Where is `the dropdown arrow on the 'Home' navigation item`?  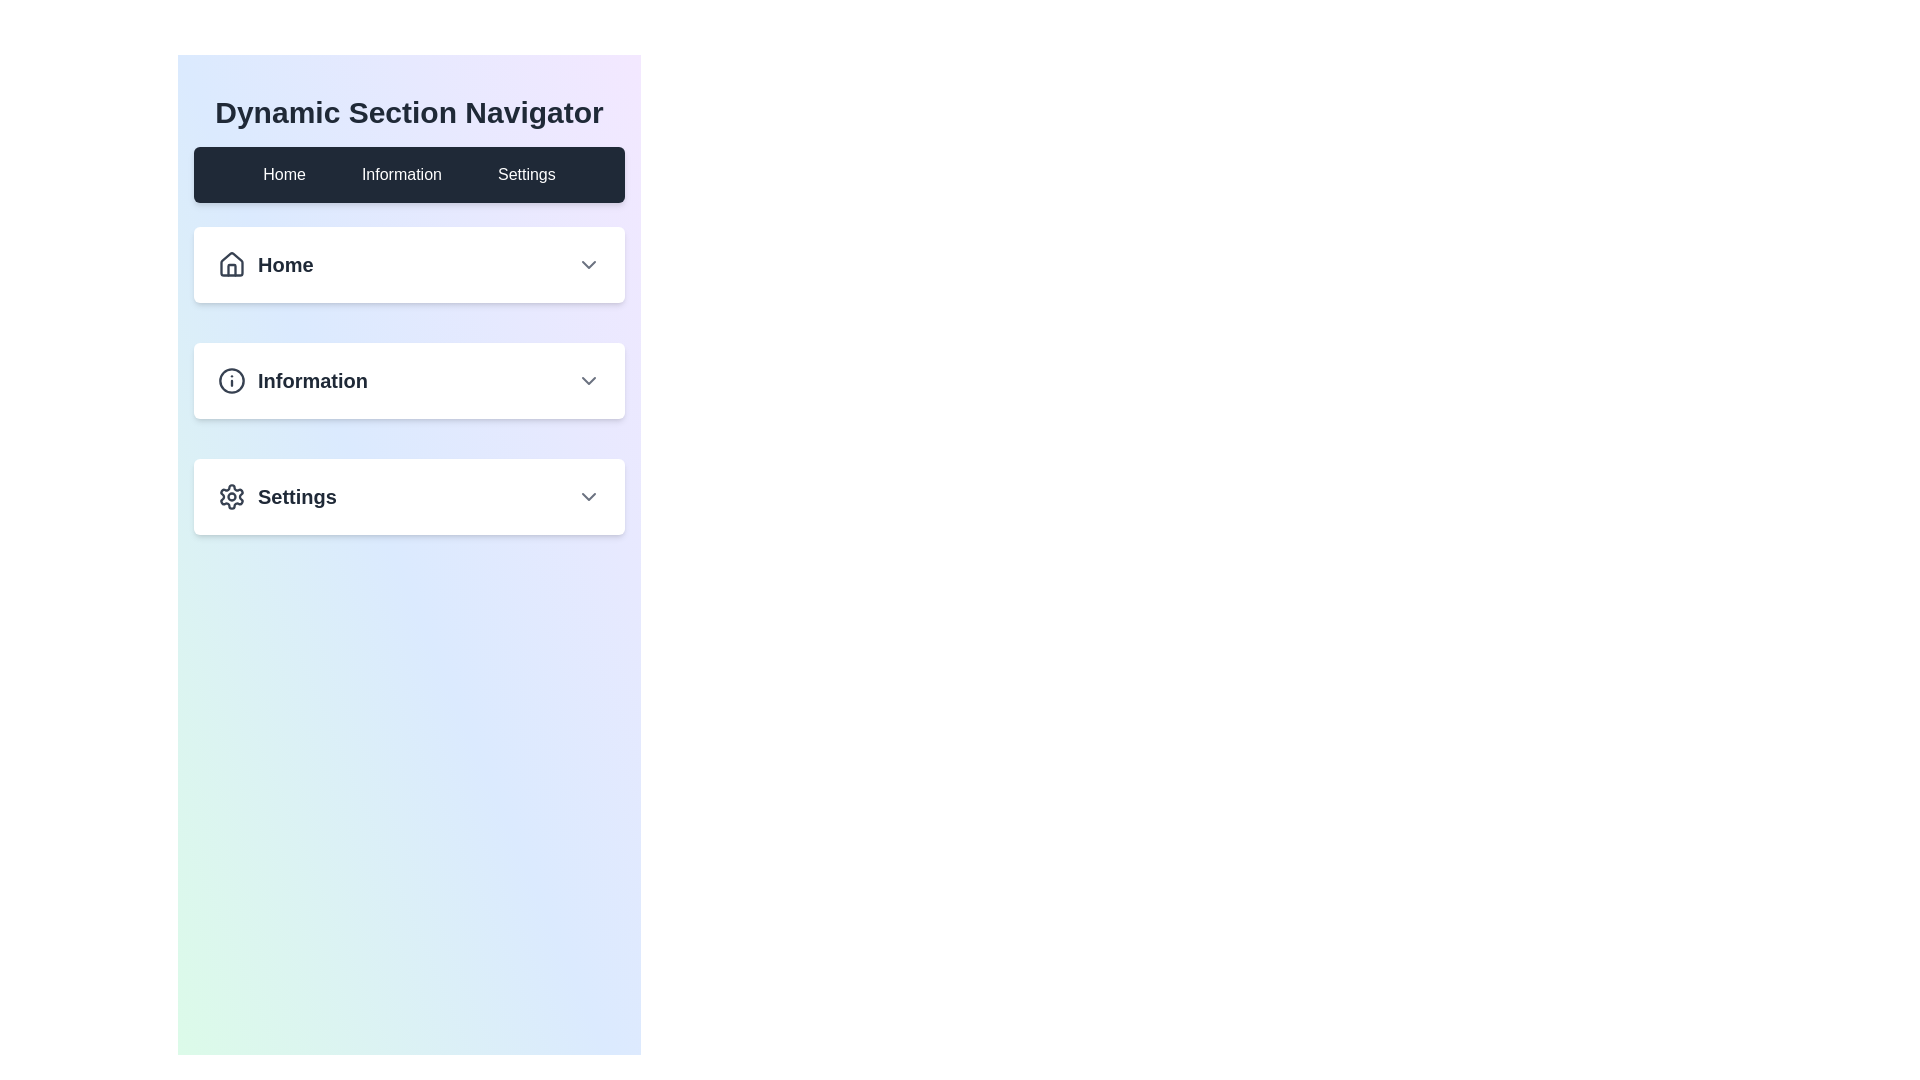
the dropdown arrow on the 'Home' navigation item is located at coordinates (408, 264).